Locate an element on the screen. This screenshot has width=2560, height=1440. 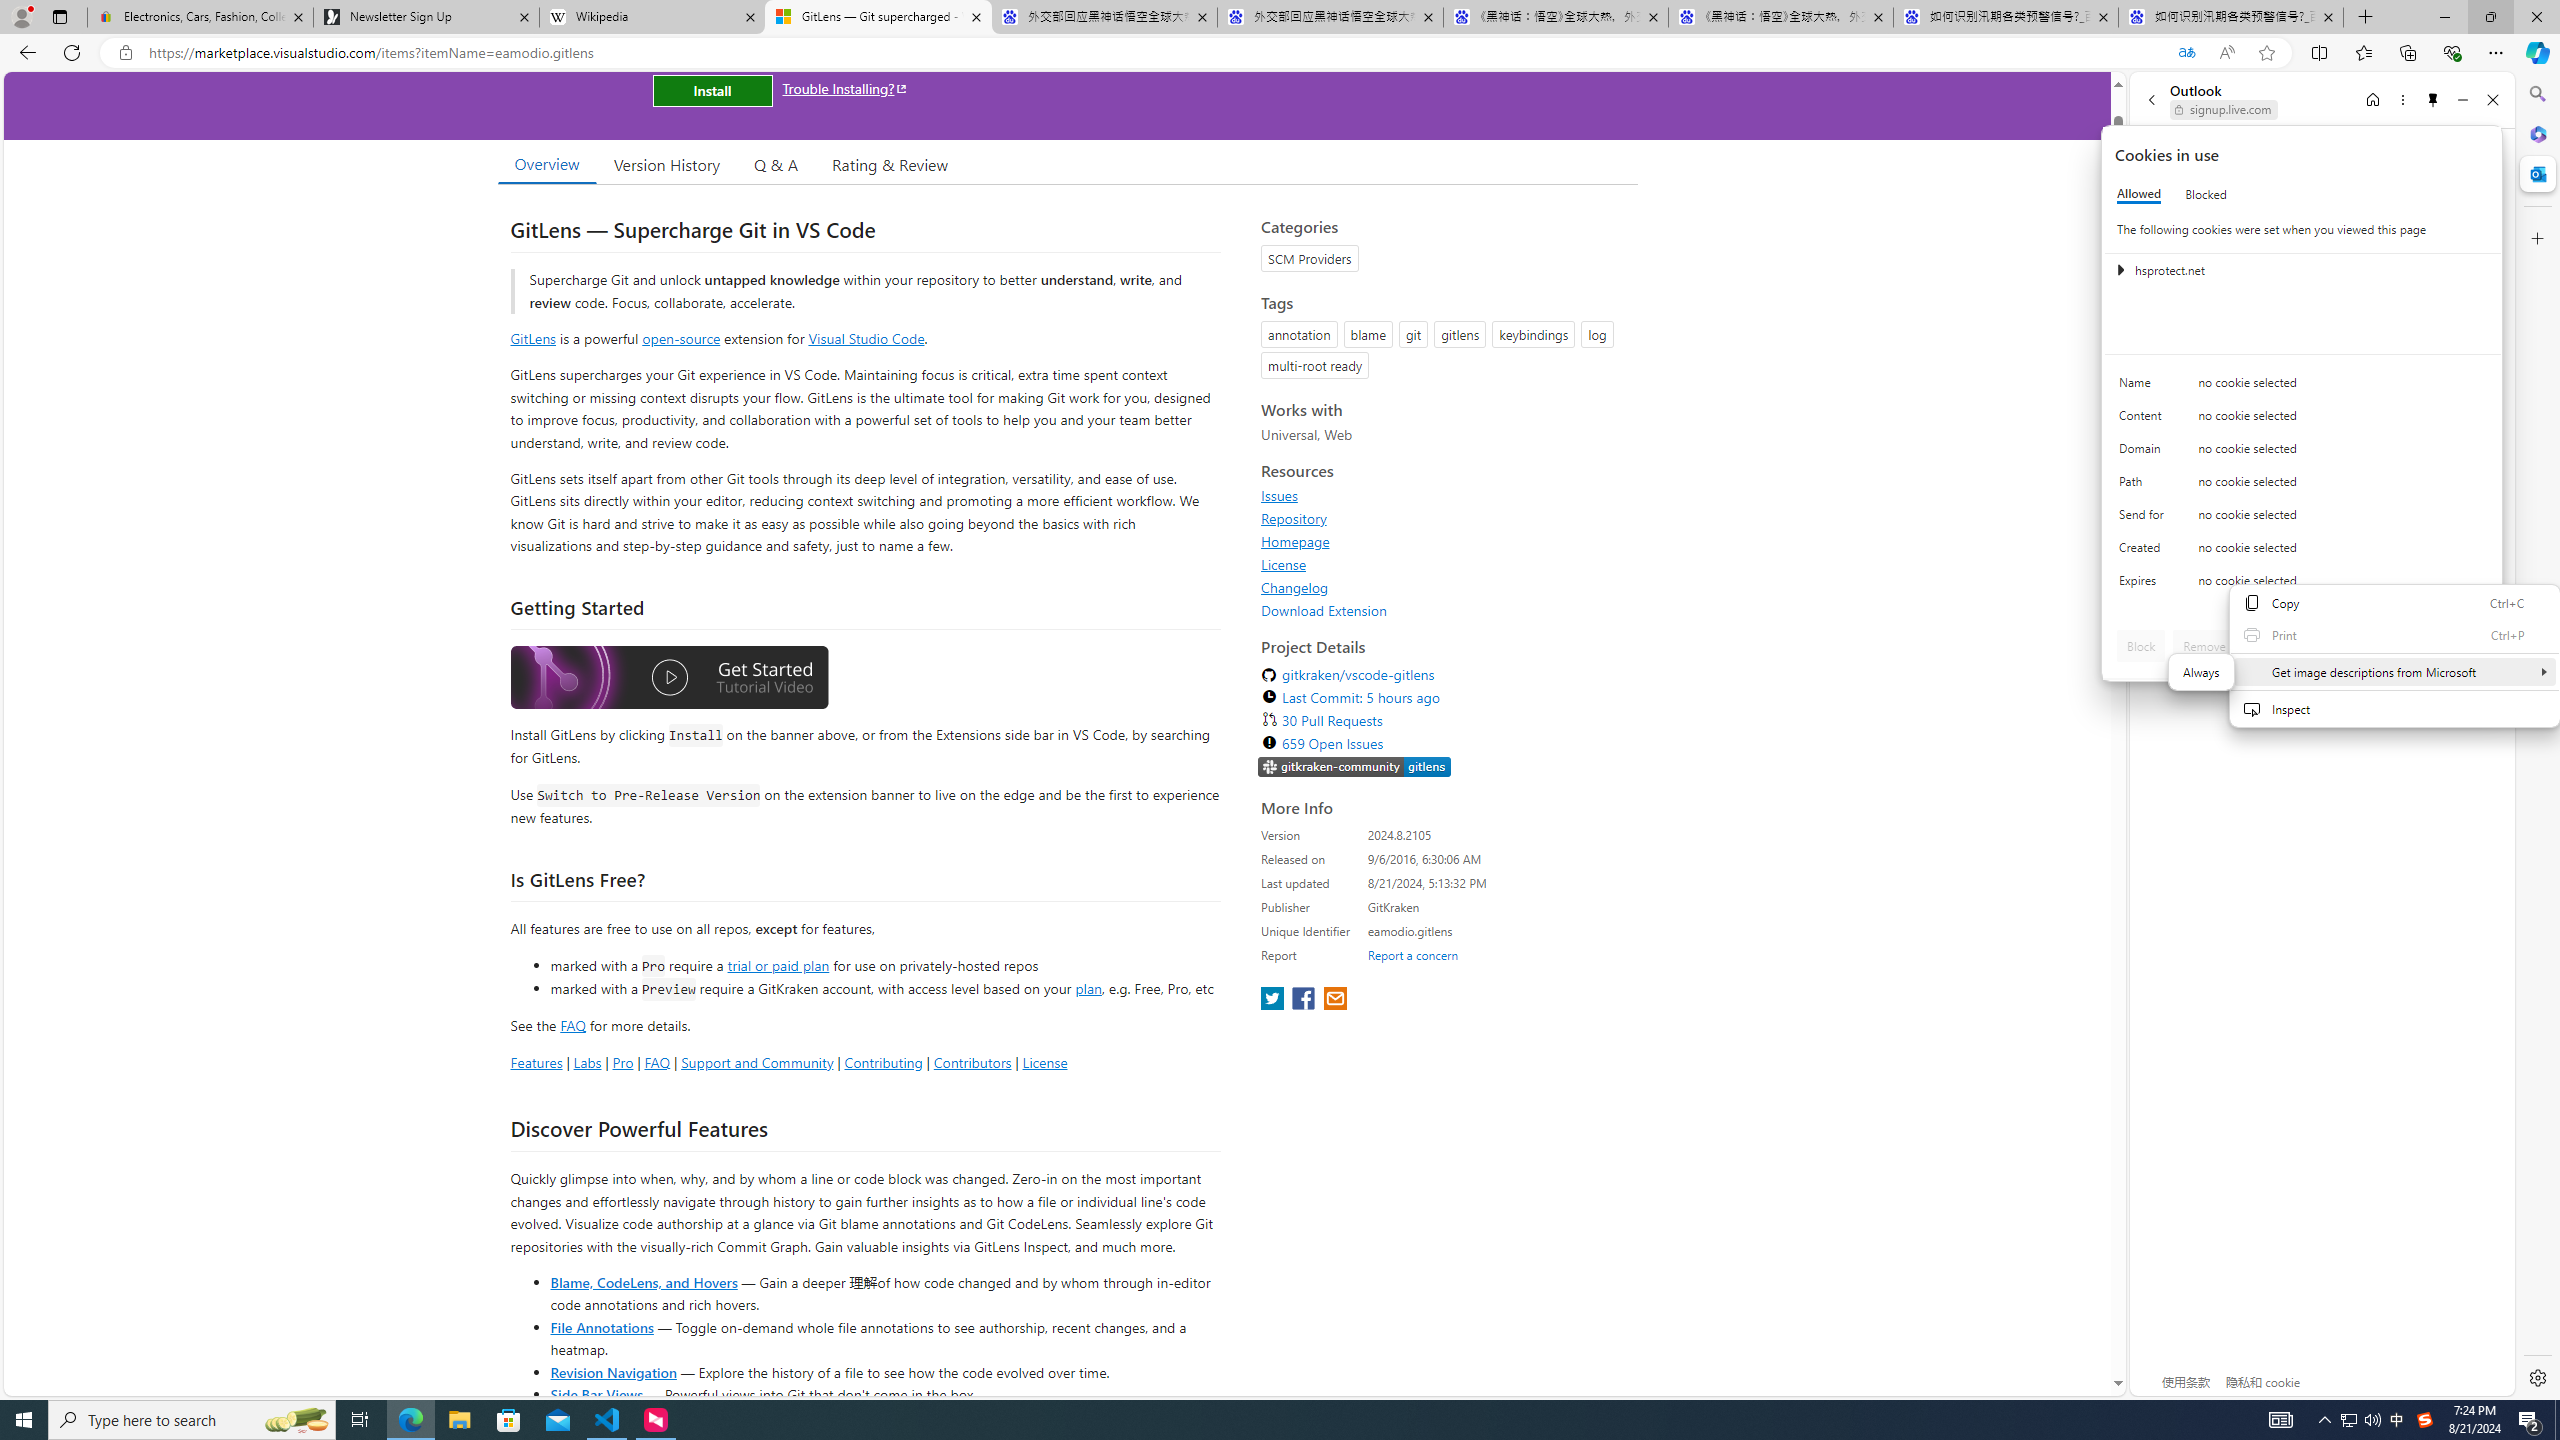
'Inspect' is located at coordinates (2393, 708).